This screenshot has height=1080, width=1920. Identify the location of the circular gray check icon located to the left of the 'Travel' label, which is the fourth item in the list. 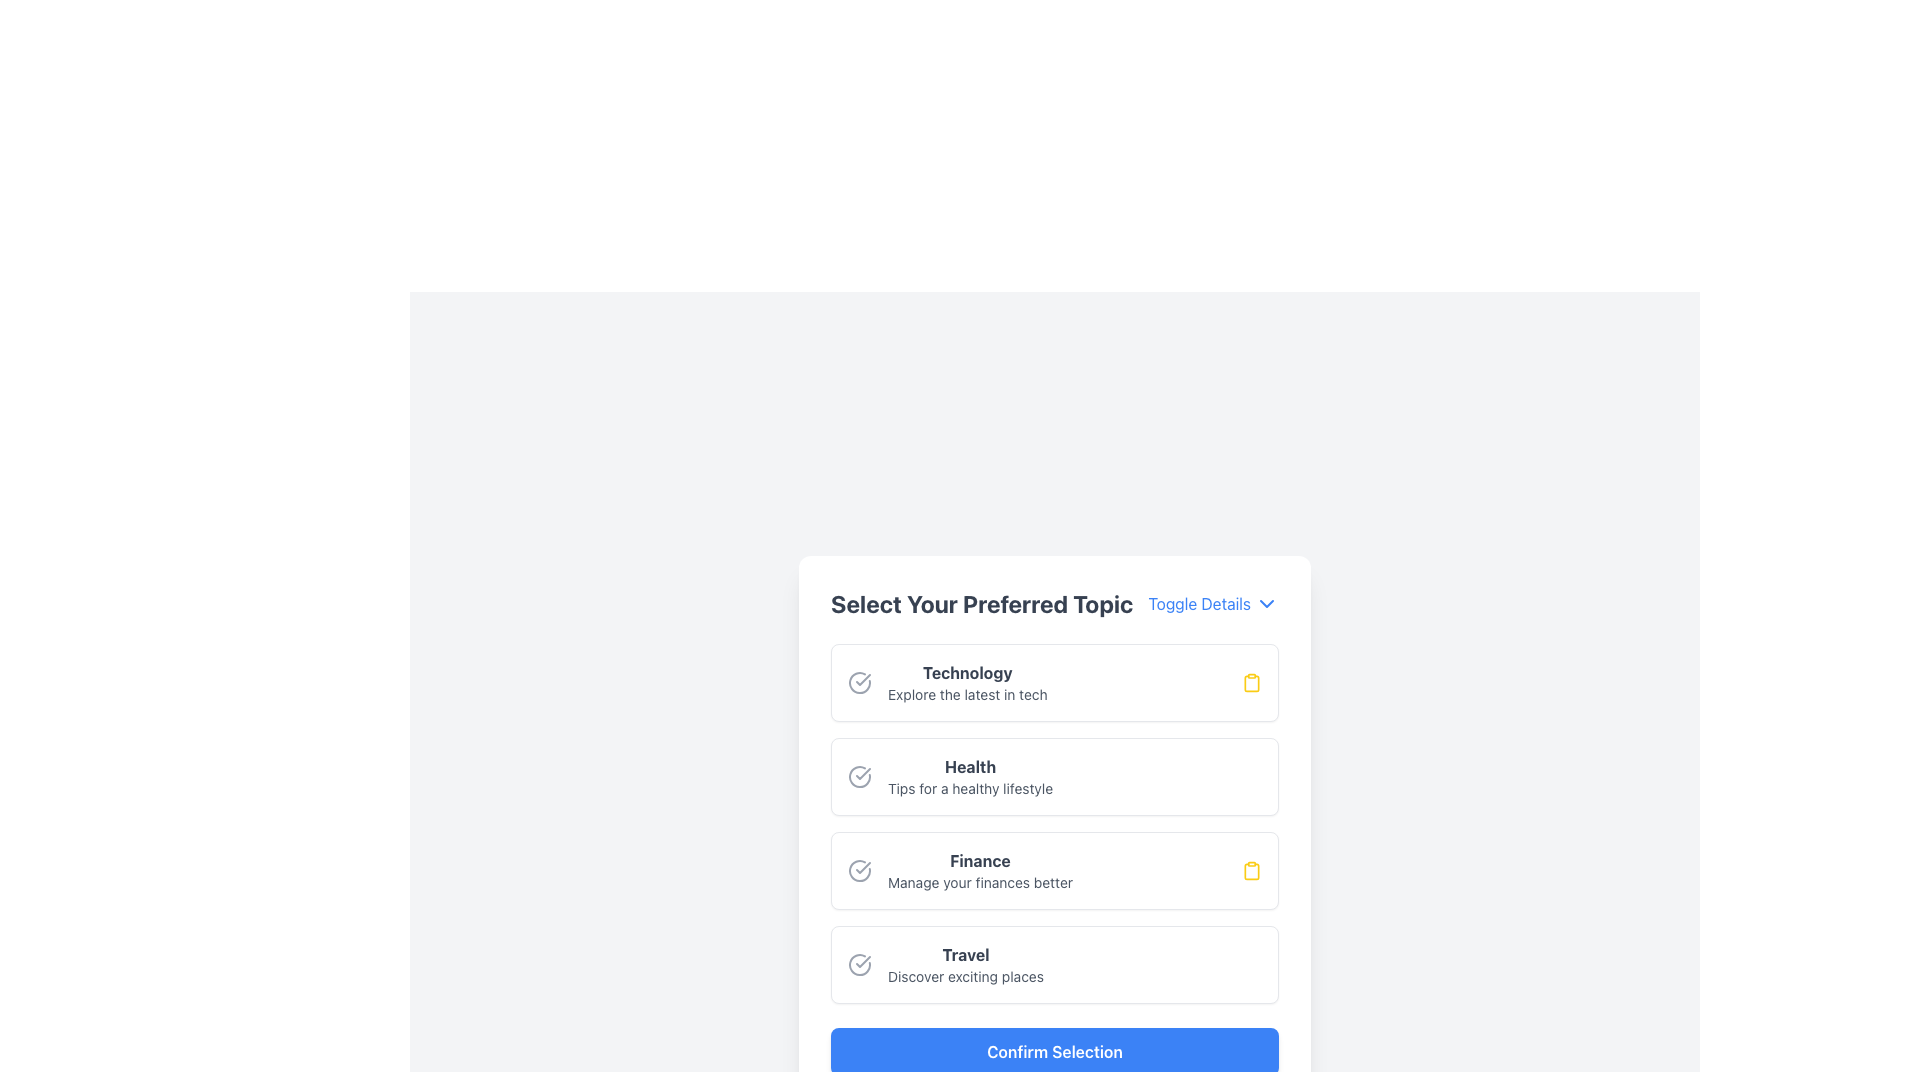
(859, 963).